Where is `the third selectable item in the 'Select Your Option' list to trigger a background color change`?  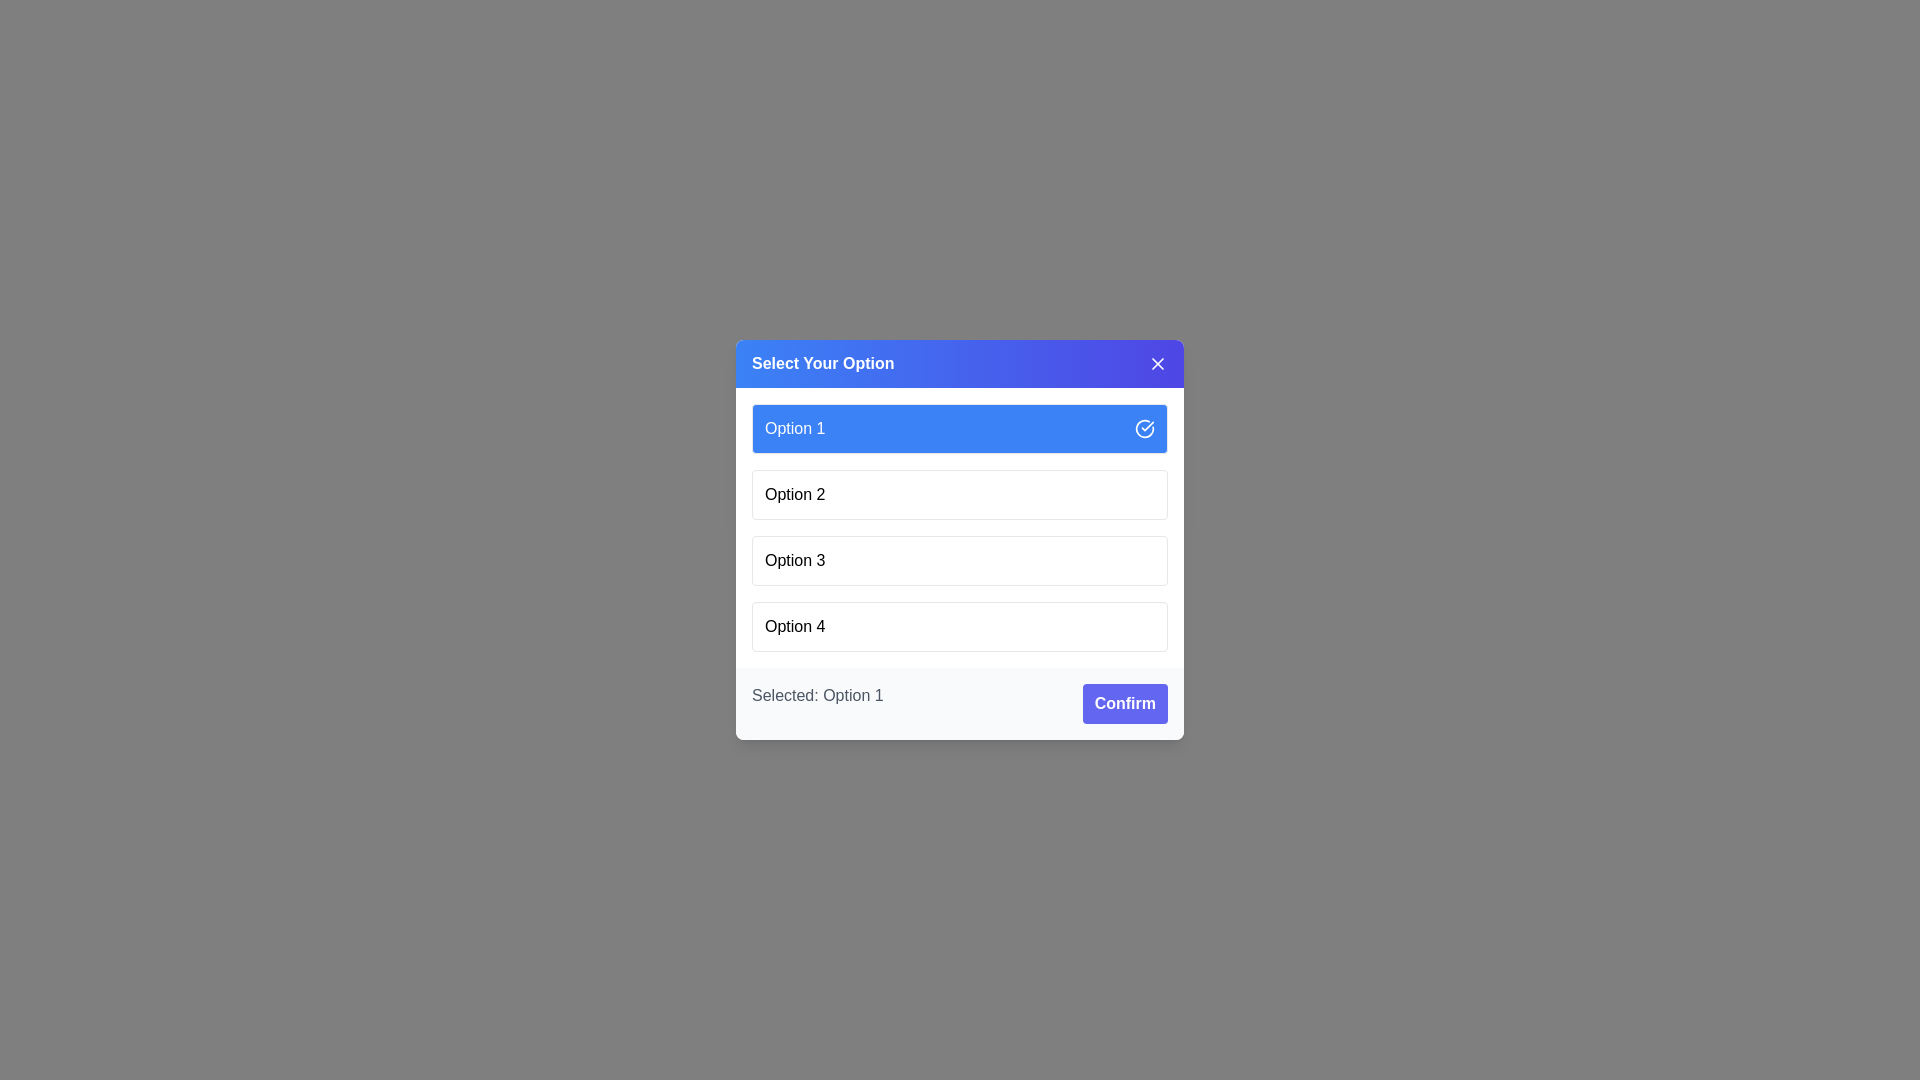
the third selectable item in the 'Select Your Option' list to trigger a background color change is located at coordinates (960, 560).